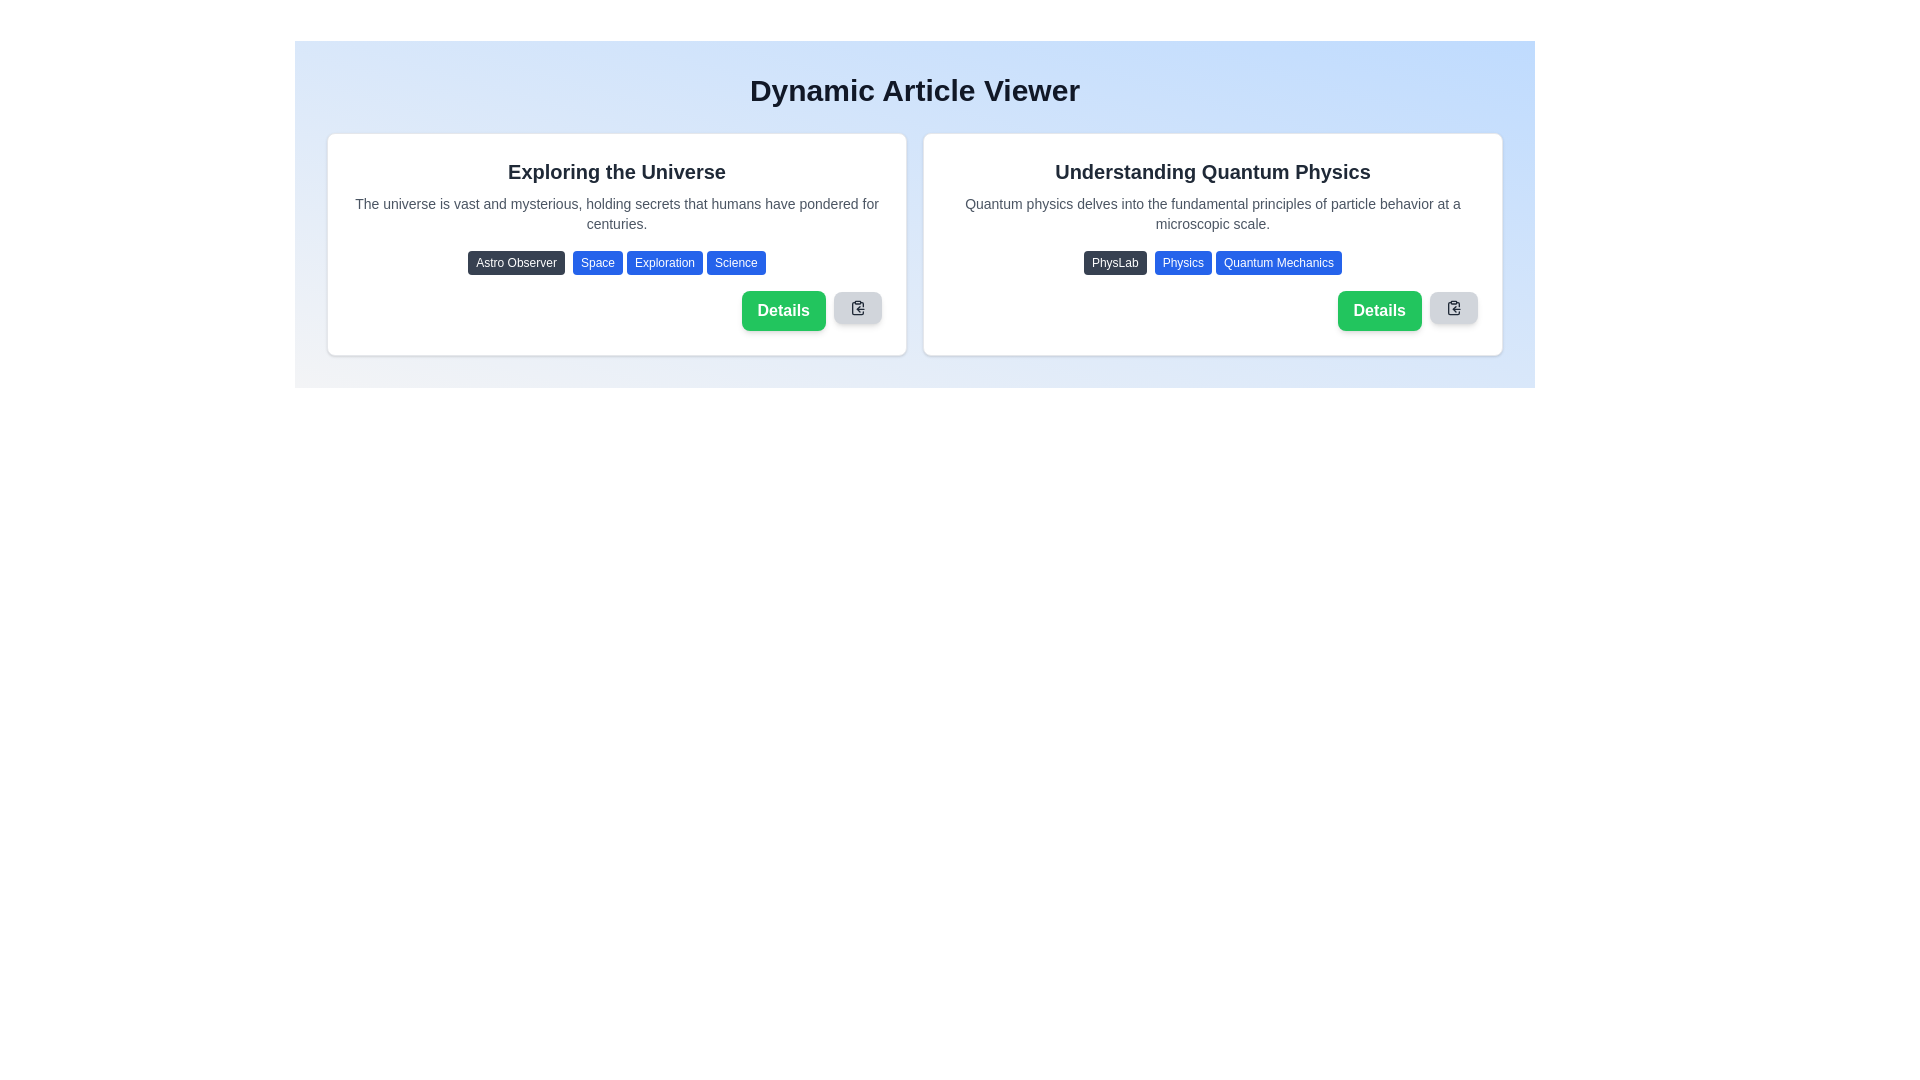  What do you see at coordinates (1212, 213) in the screenshot?
I see `the paragraph of text styled with a small font size and light gray color, which is positioned below the title 'Understanding Quantum Physics'` at bounding box center [1212, 213].